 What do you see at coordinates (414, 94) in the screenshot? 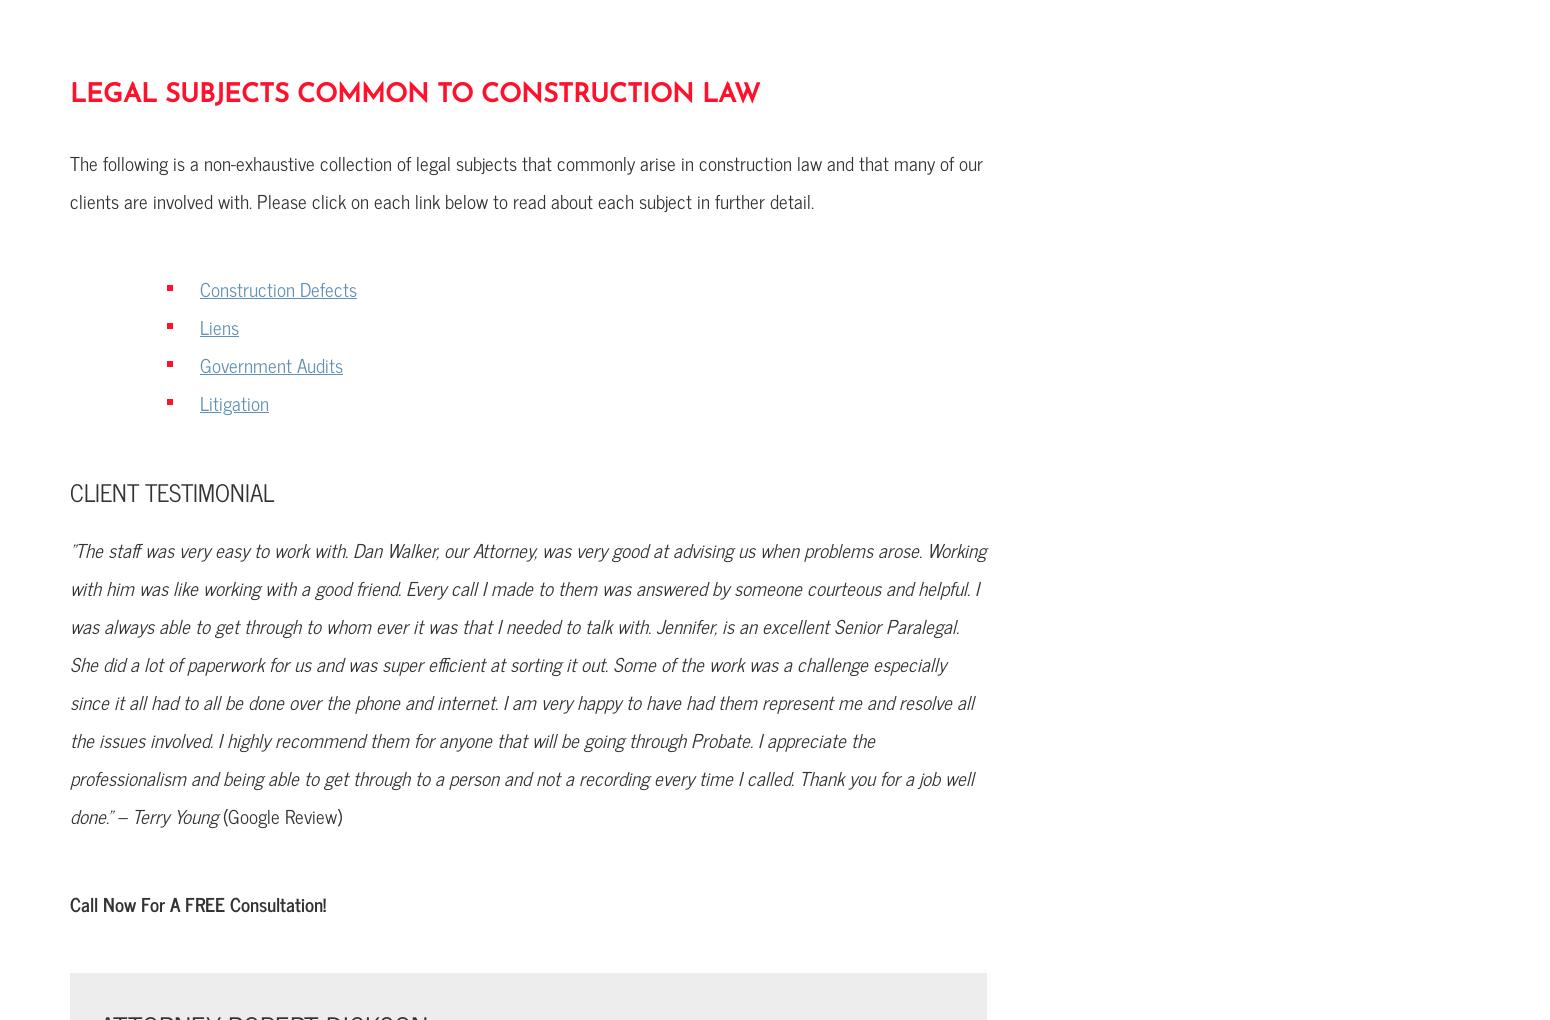
I see `'Legal Subjects Common to Construction Law'` at bounding box center [414, 94].